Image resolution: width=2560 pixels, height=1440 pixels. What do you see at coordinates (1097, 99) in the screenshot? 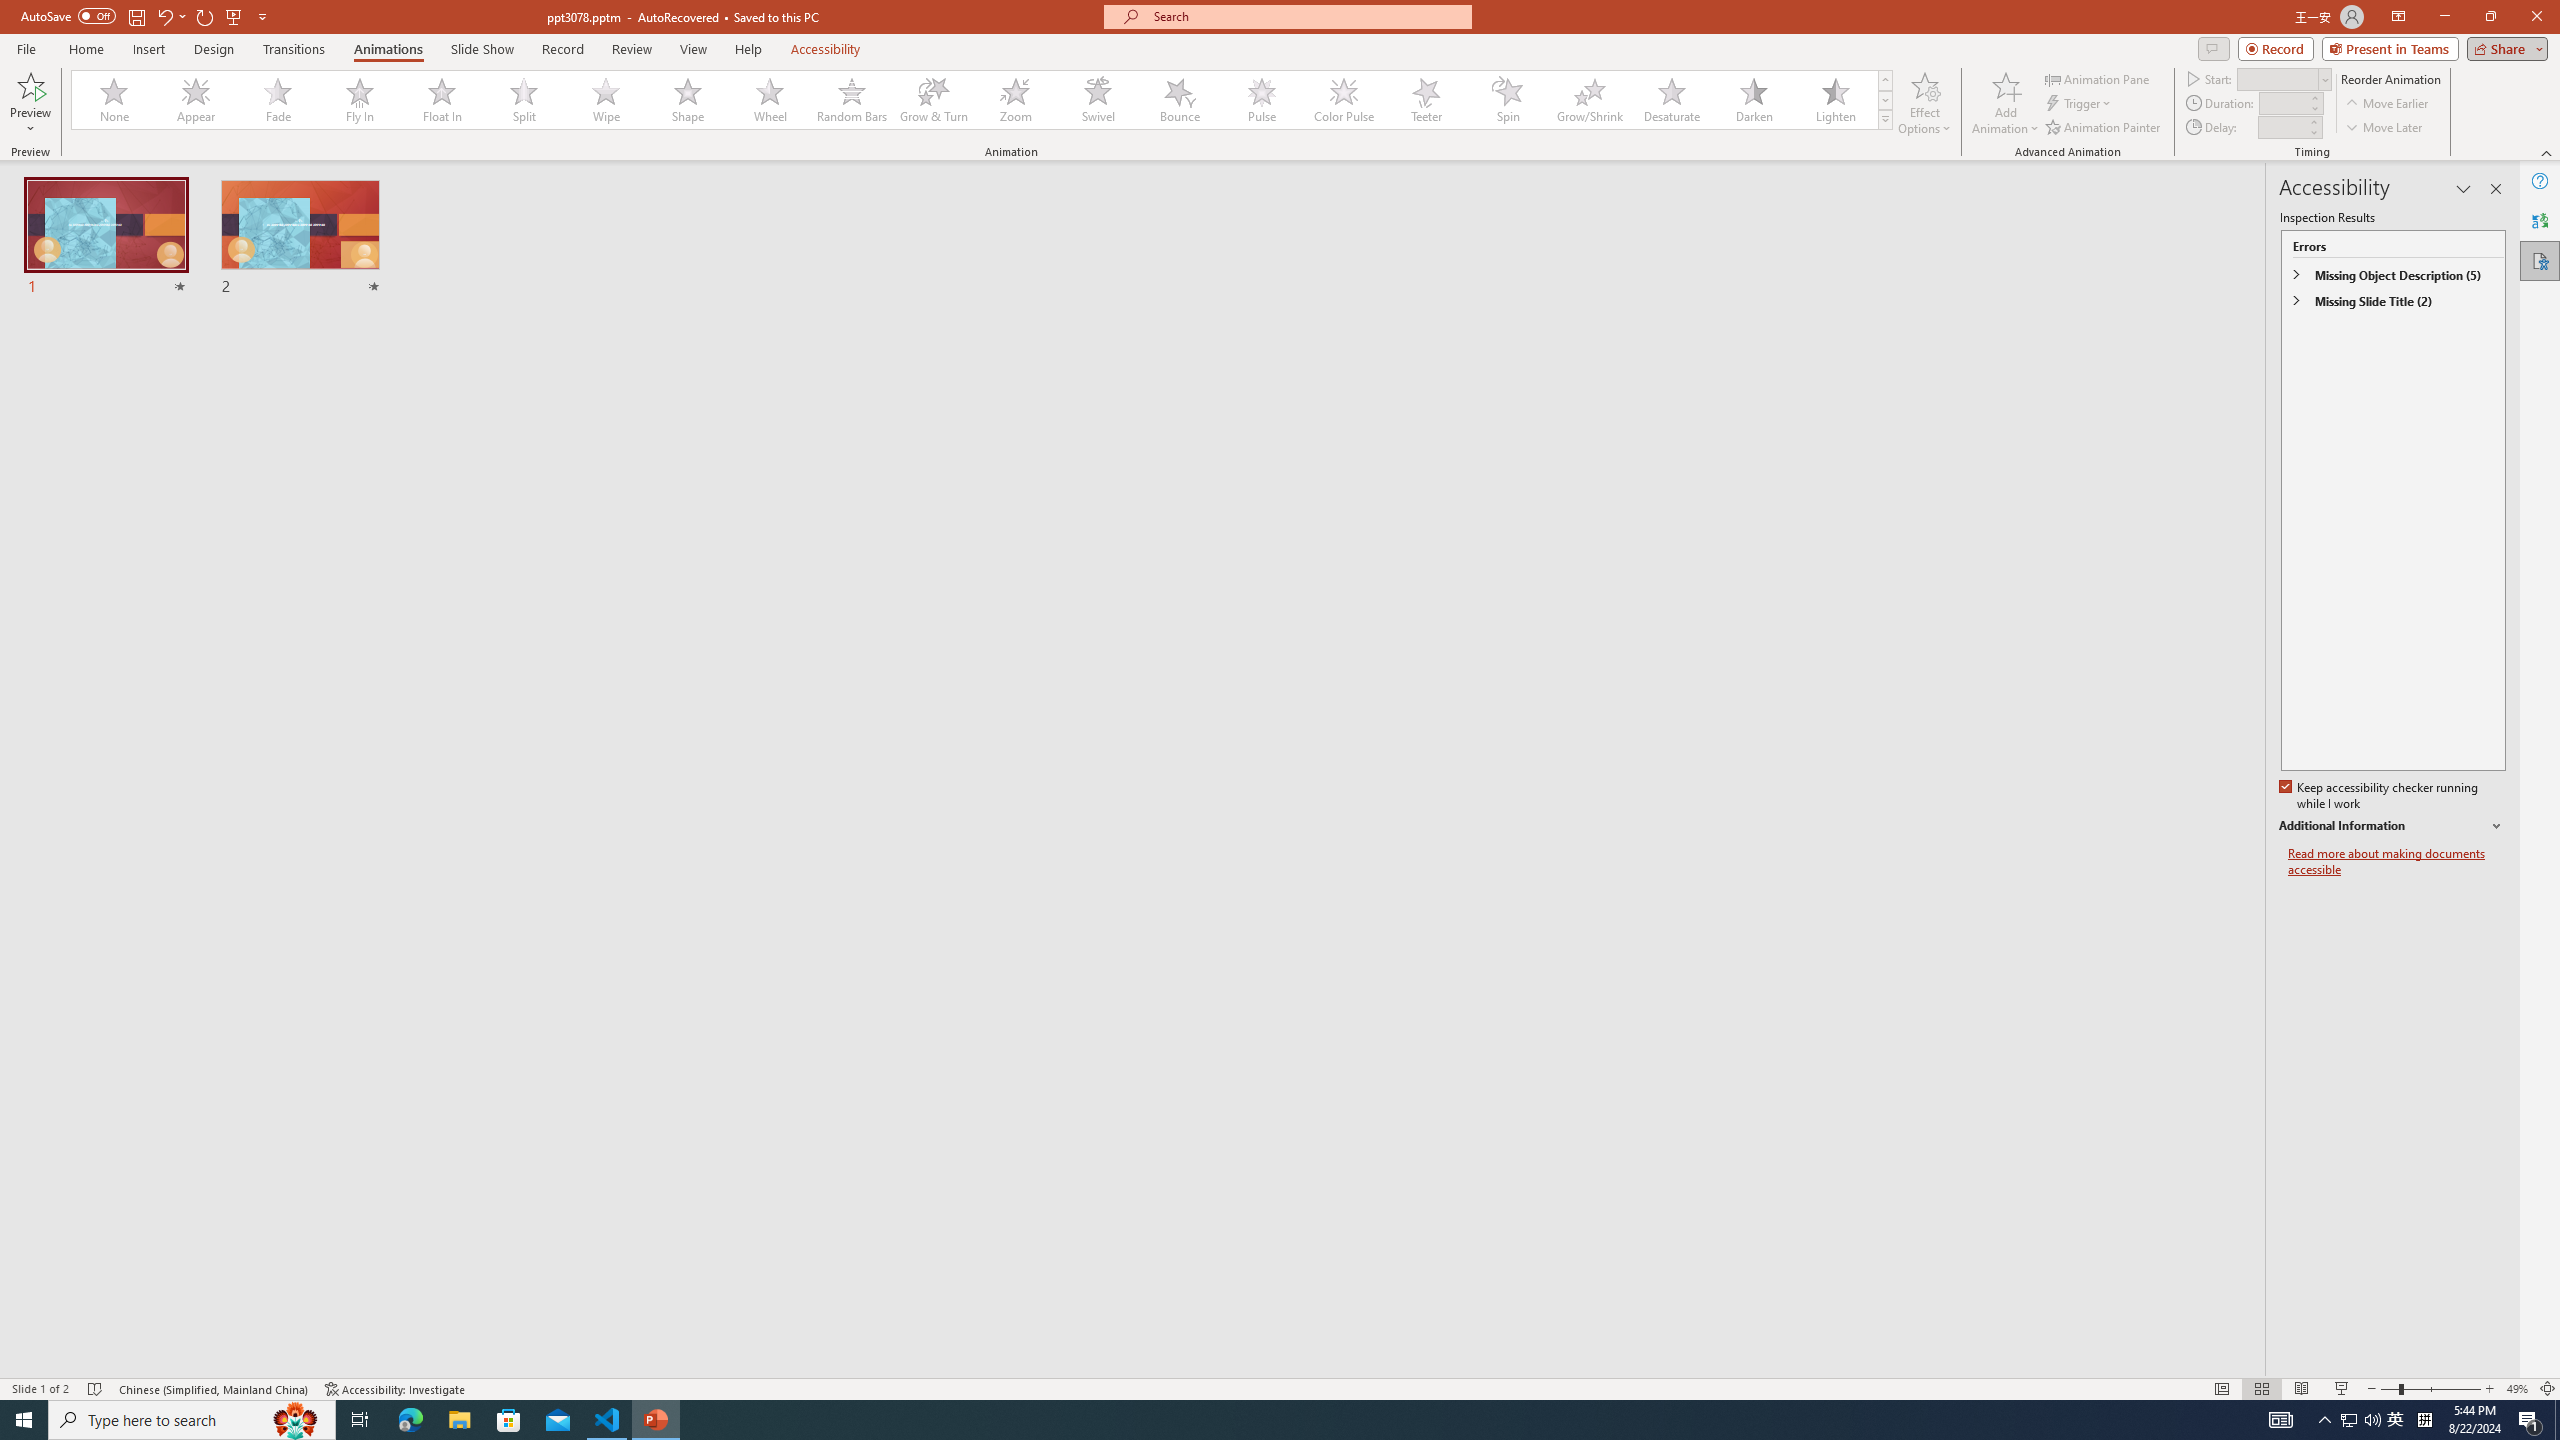
I see `'Swivel'` at bounding box center [1097, 99].